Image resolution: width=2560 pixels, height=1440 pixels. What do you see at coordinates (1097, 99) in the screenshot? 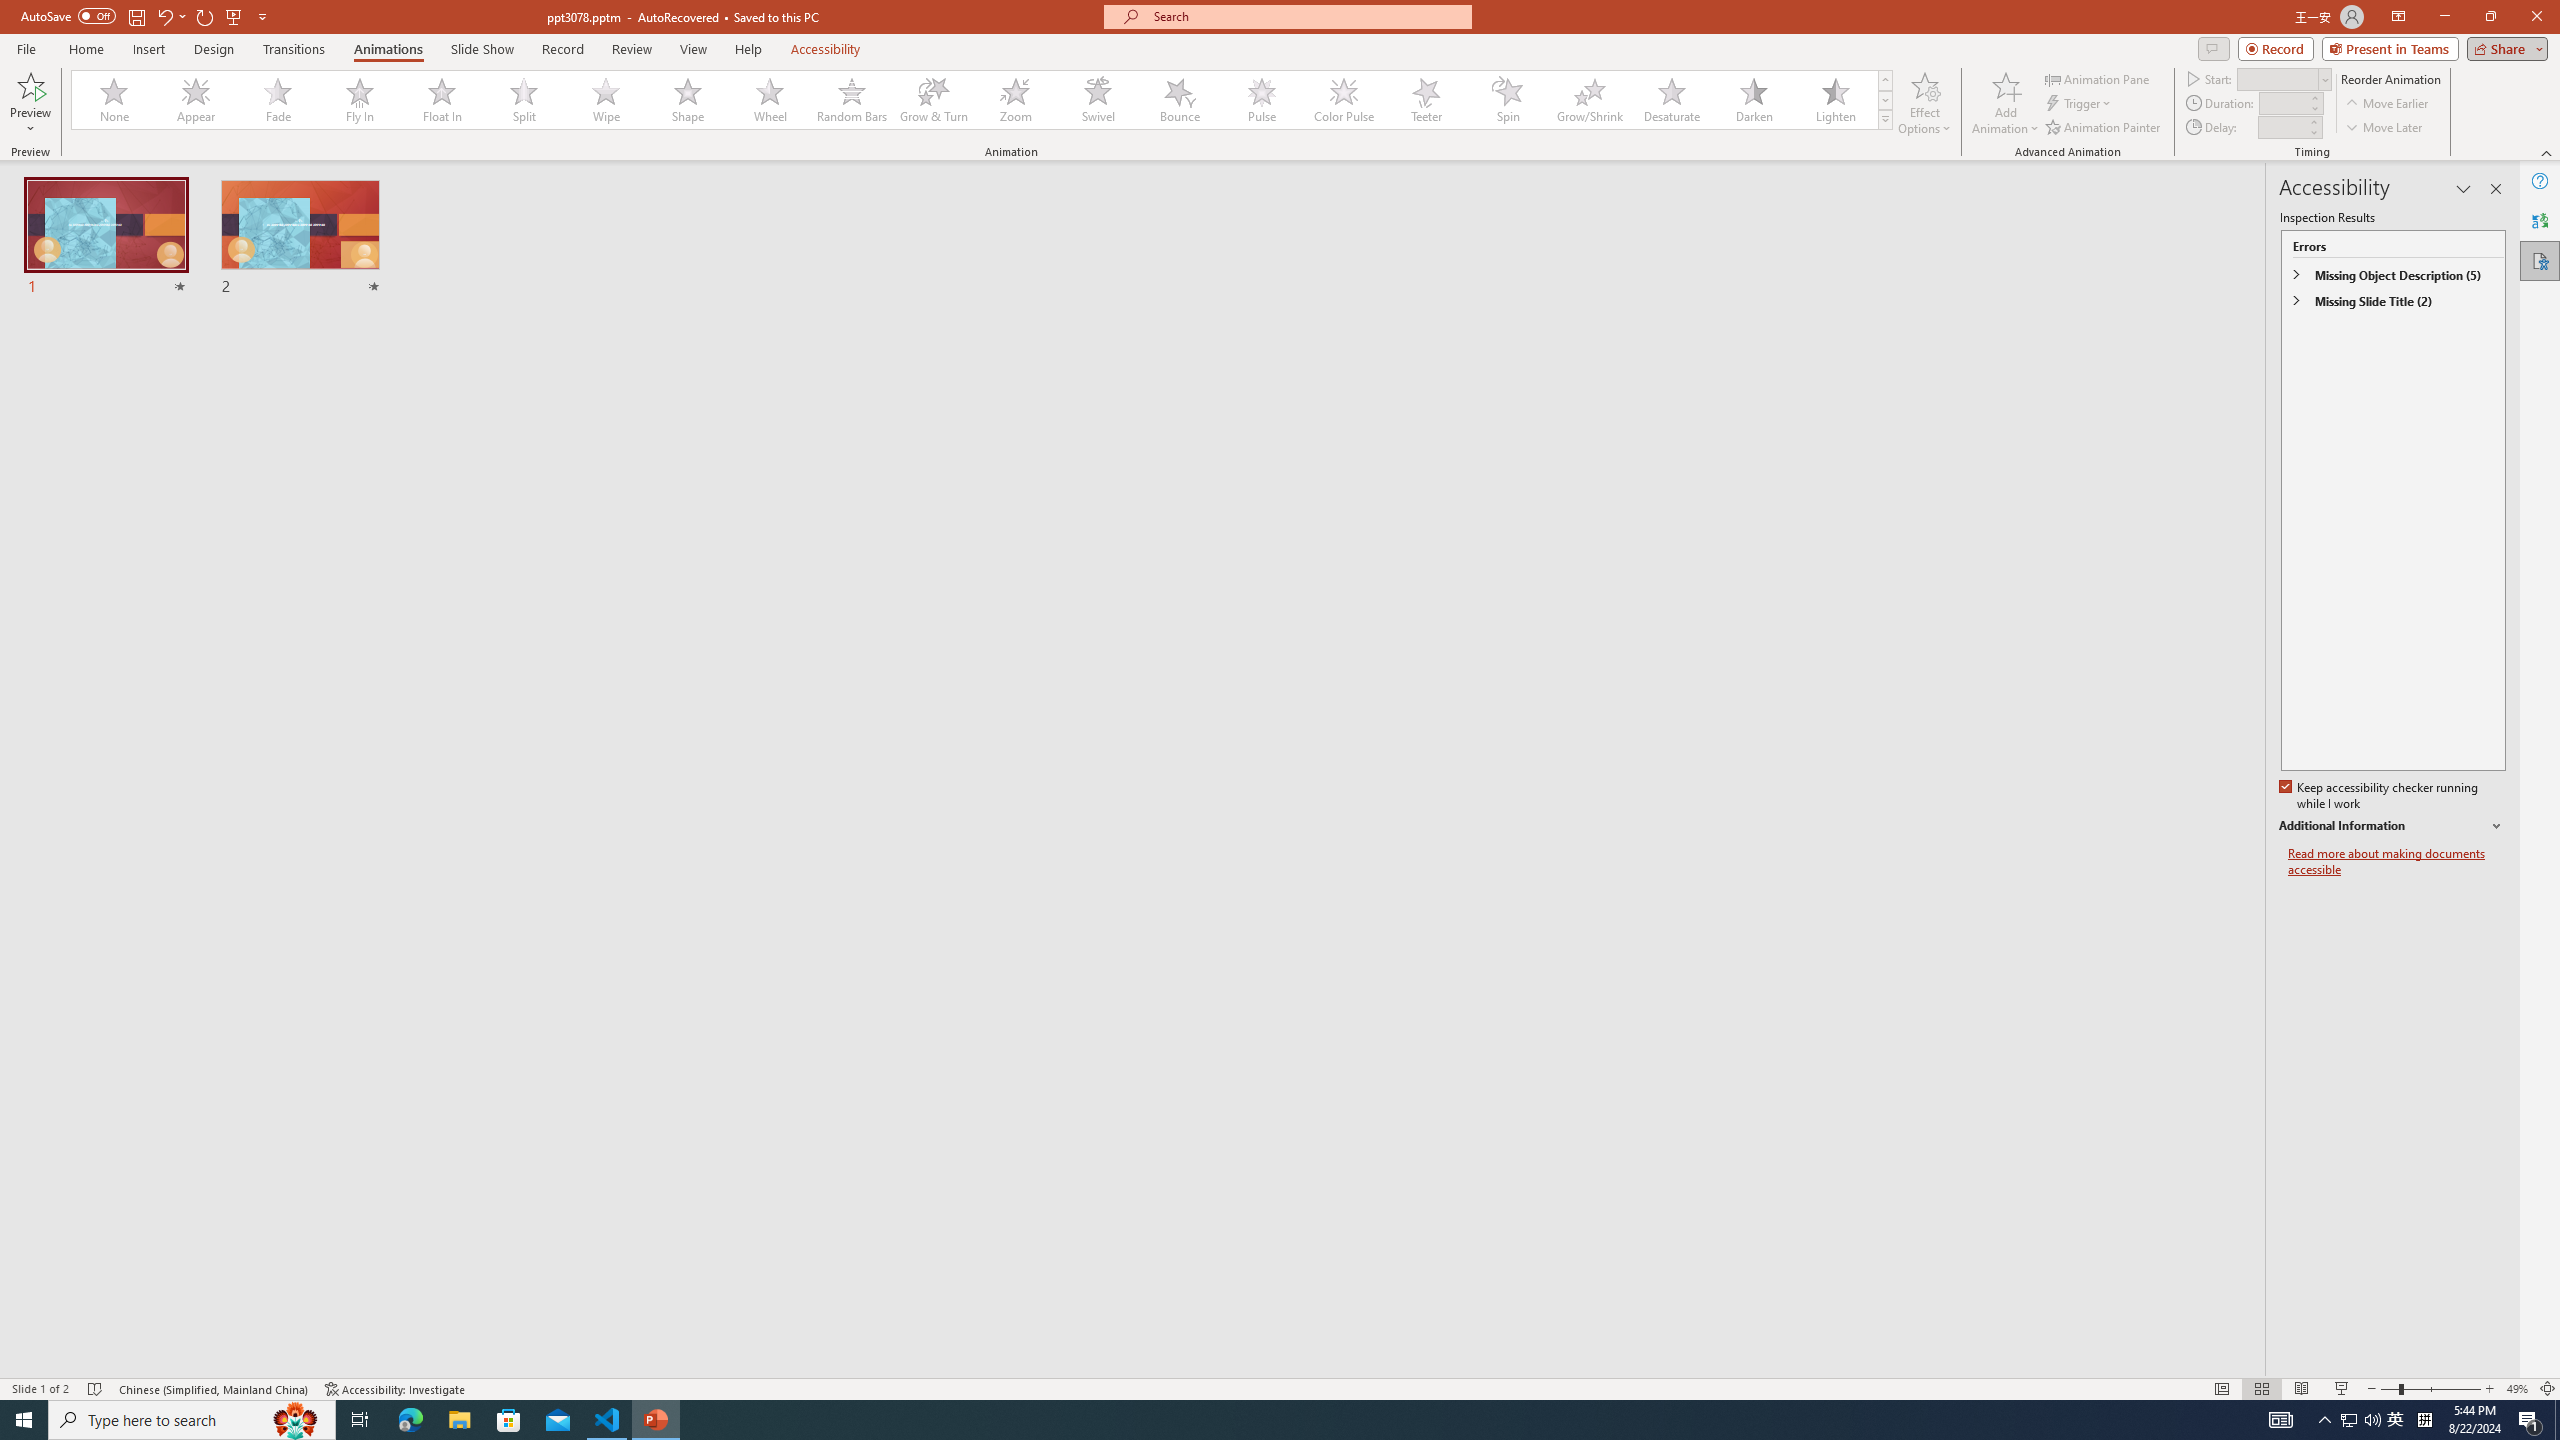
I see `'Swivel'` at bounding box center [1097, 99].